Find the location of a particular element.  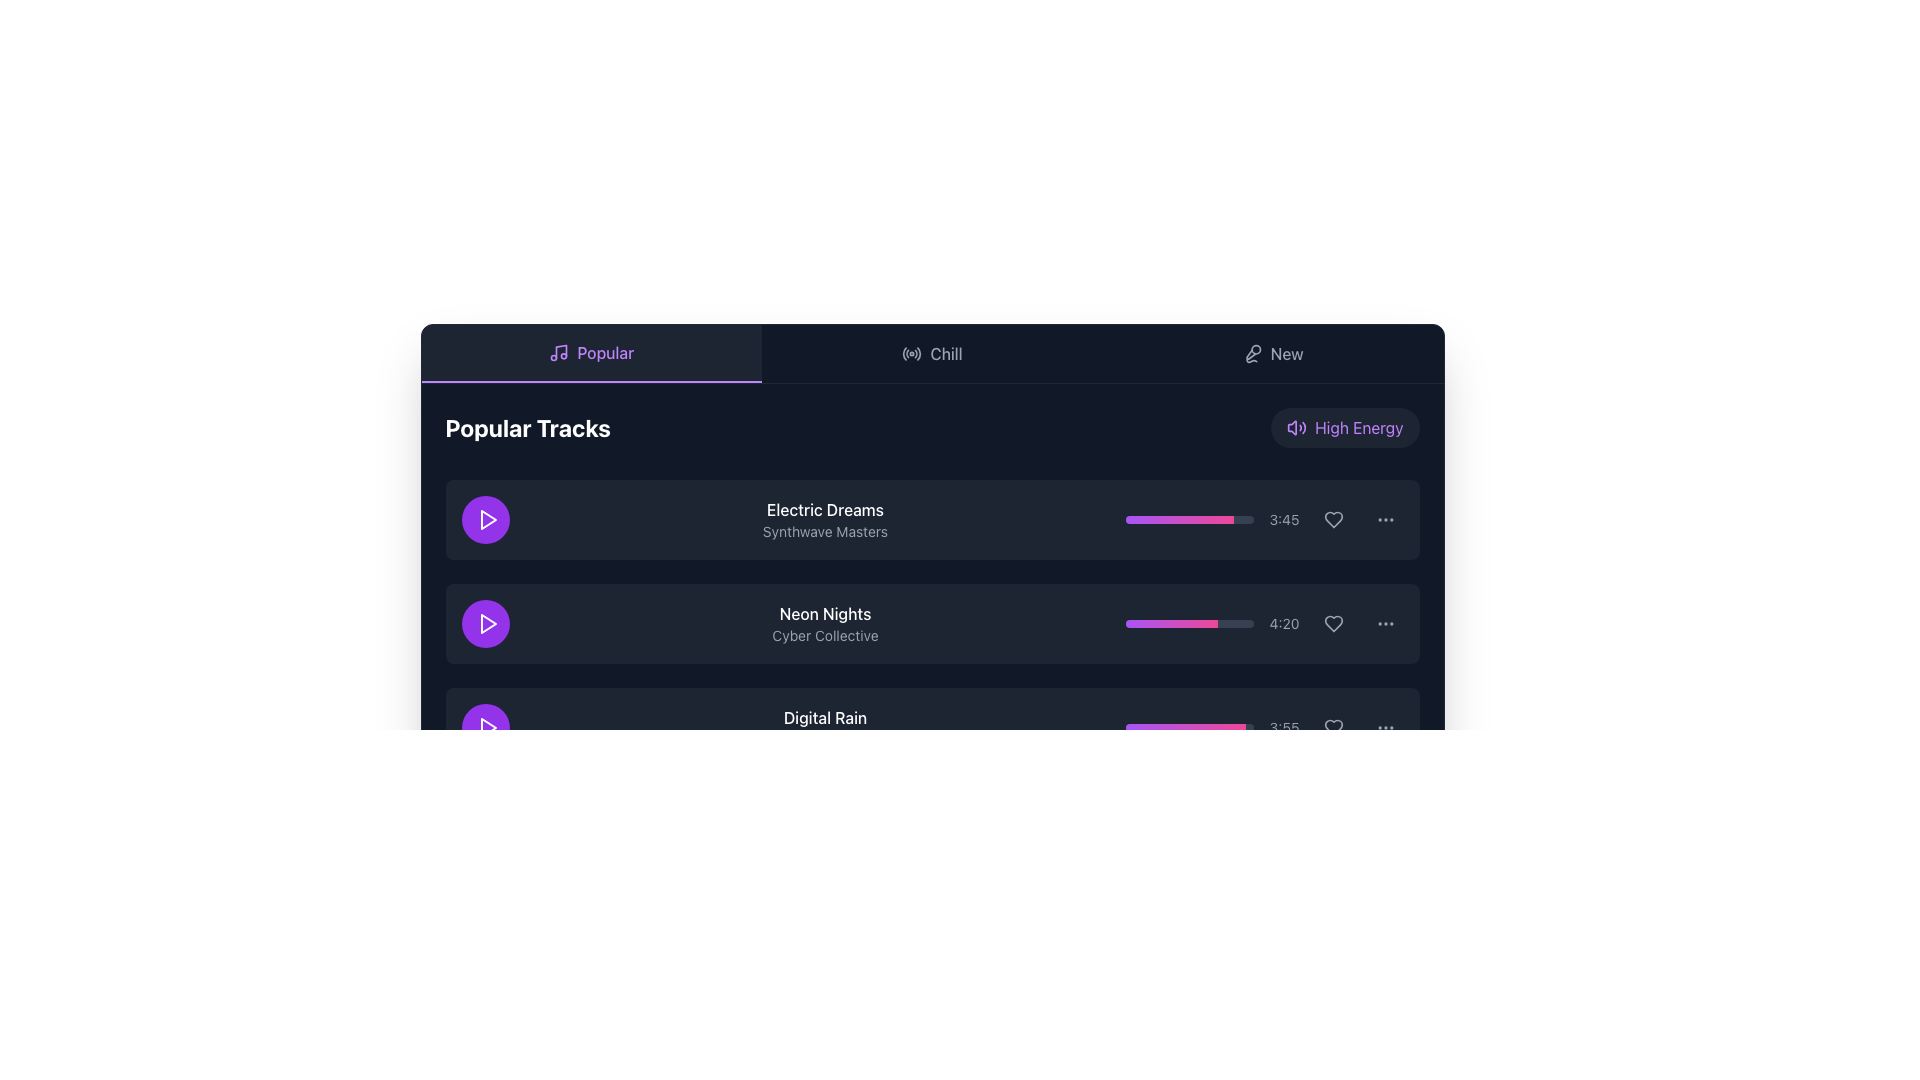

the text block element displaying 'Electric Dreams' and 'Synthwave Masters', which is centrally positioned in the popular tracks section, adjacent to a play button and duration indicator is located at coordinates (825, 519).